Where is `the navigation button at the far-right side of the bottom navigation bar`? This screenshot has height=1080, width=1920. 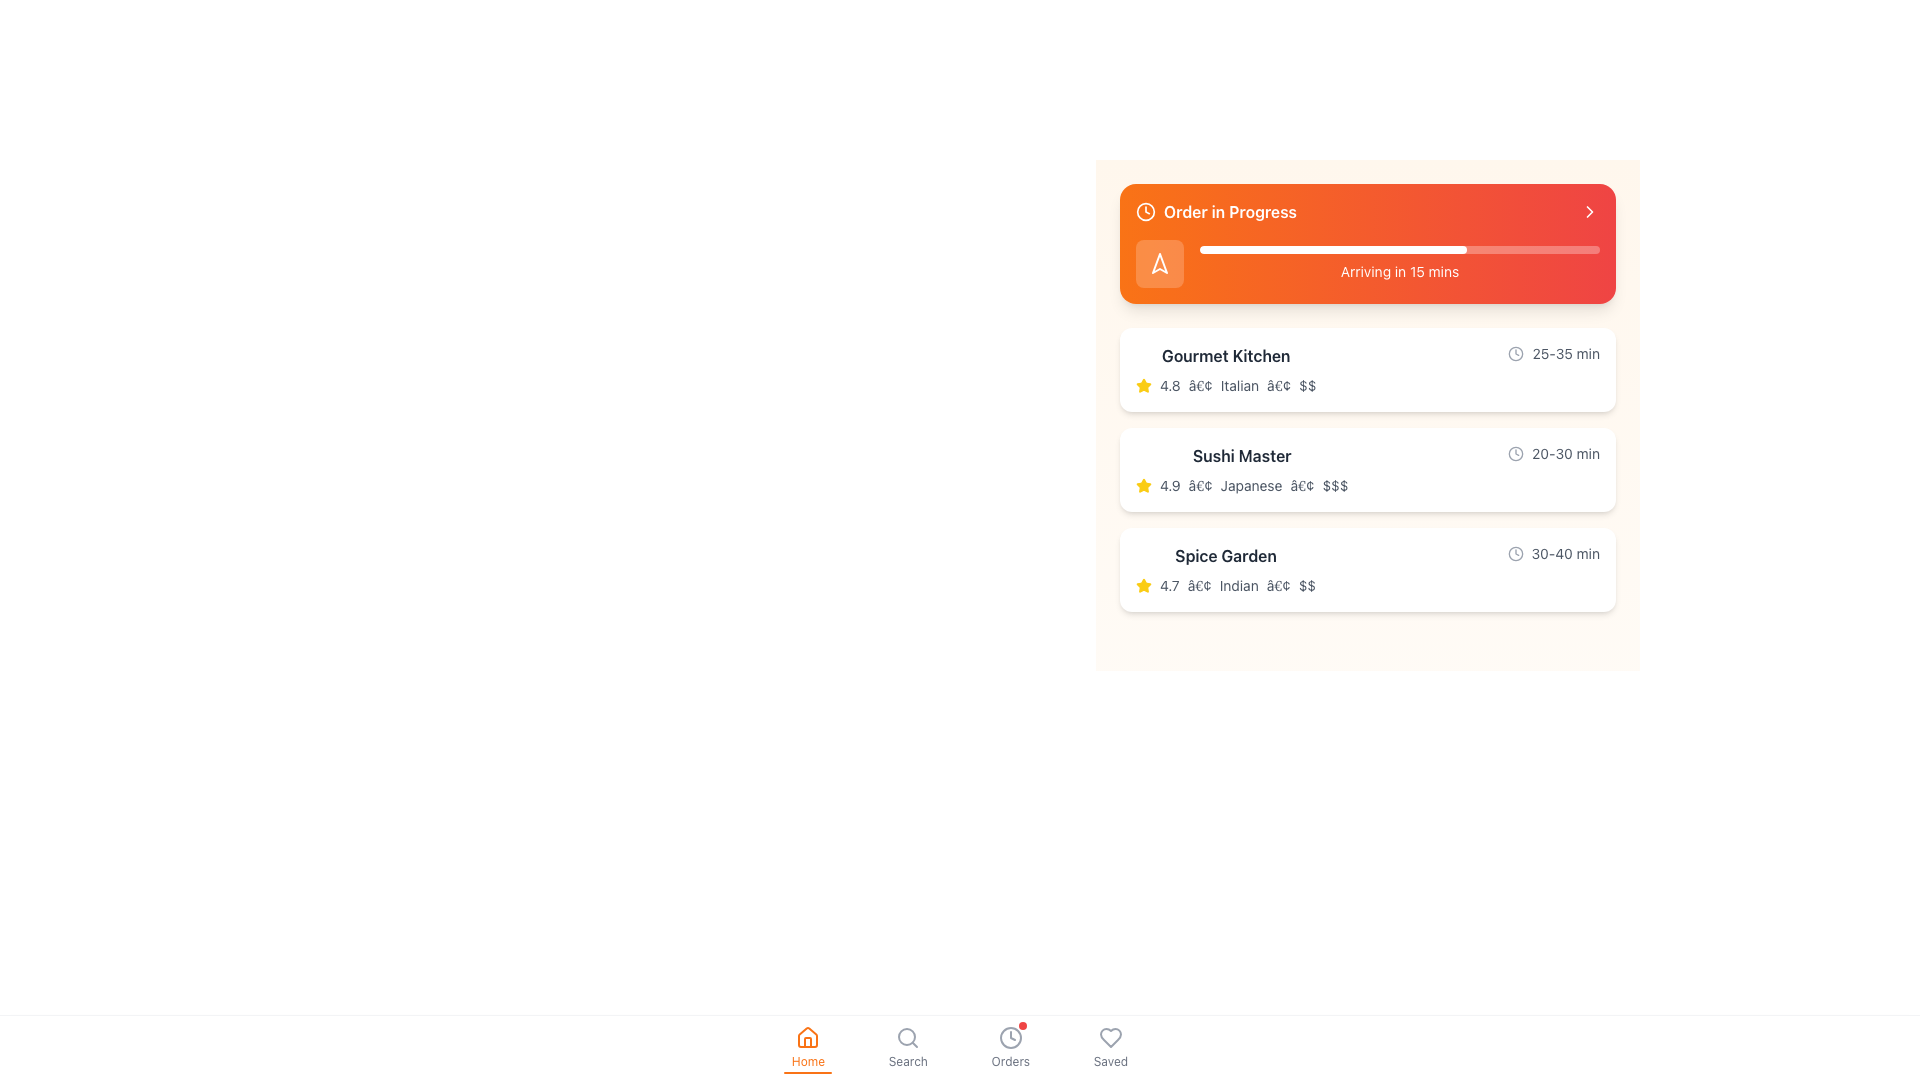 the navigation button at the far-right side of the bottom navigation bar is located at coordinates (1109, 1036).